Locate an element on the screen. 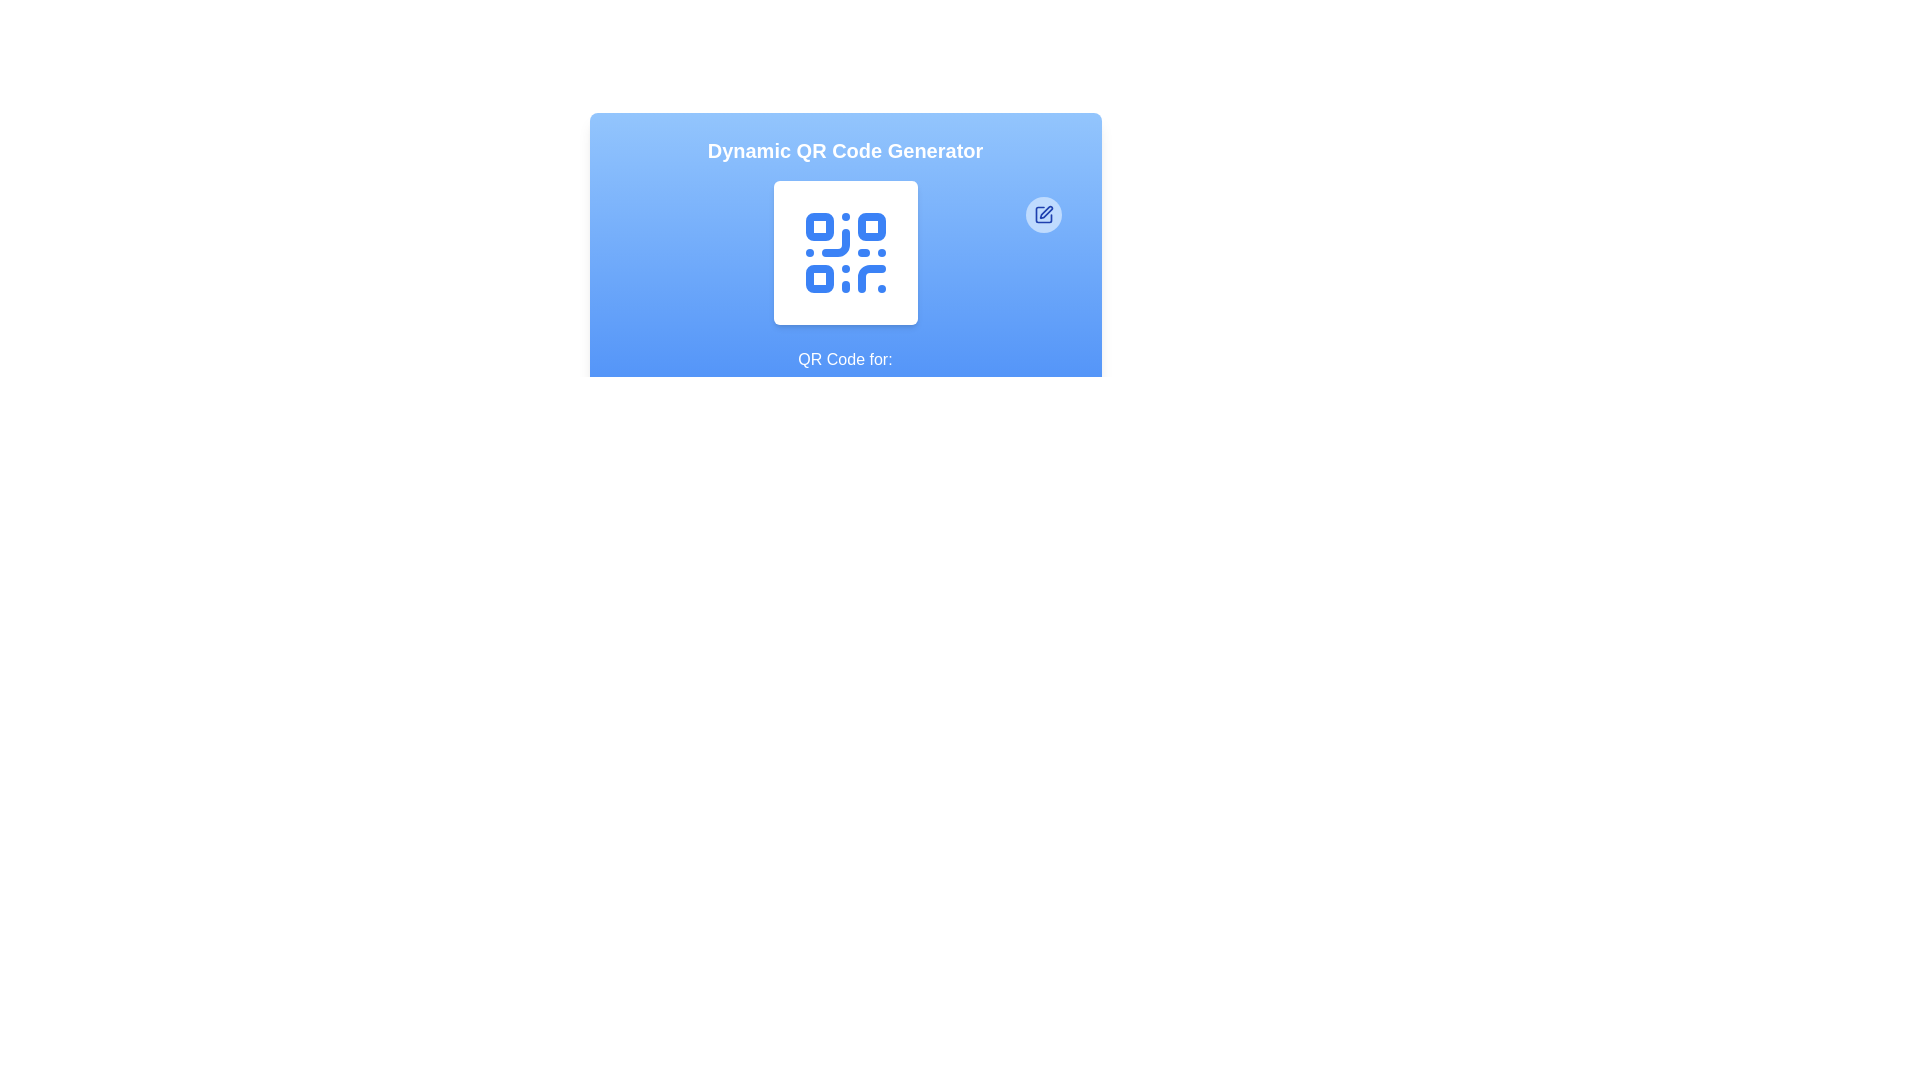 This screenshot has width=1920, height=1080. the small, curved stroke within the QR code design located in the middle-left area of the QR code's intricate structure is located at coordinates (835, 242).